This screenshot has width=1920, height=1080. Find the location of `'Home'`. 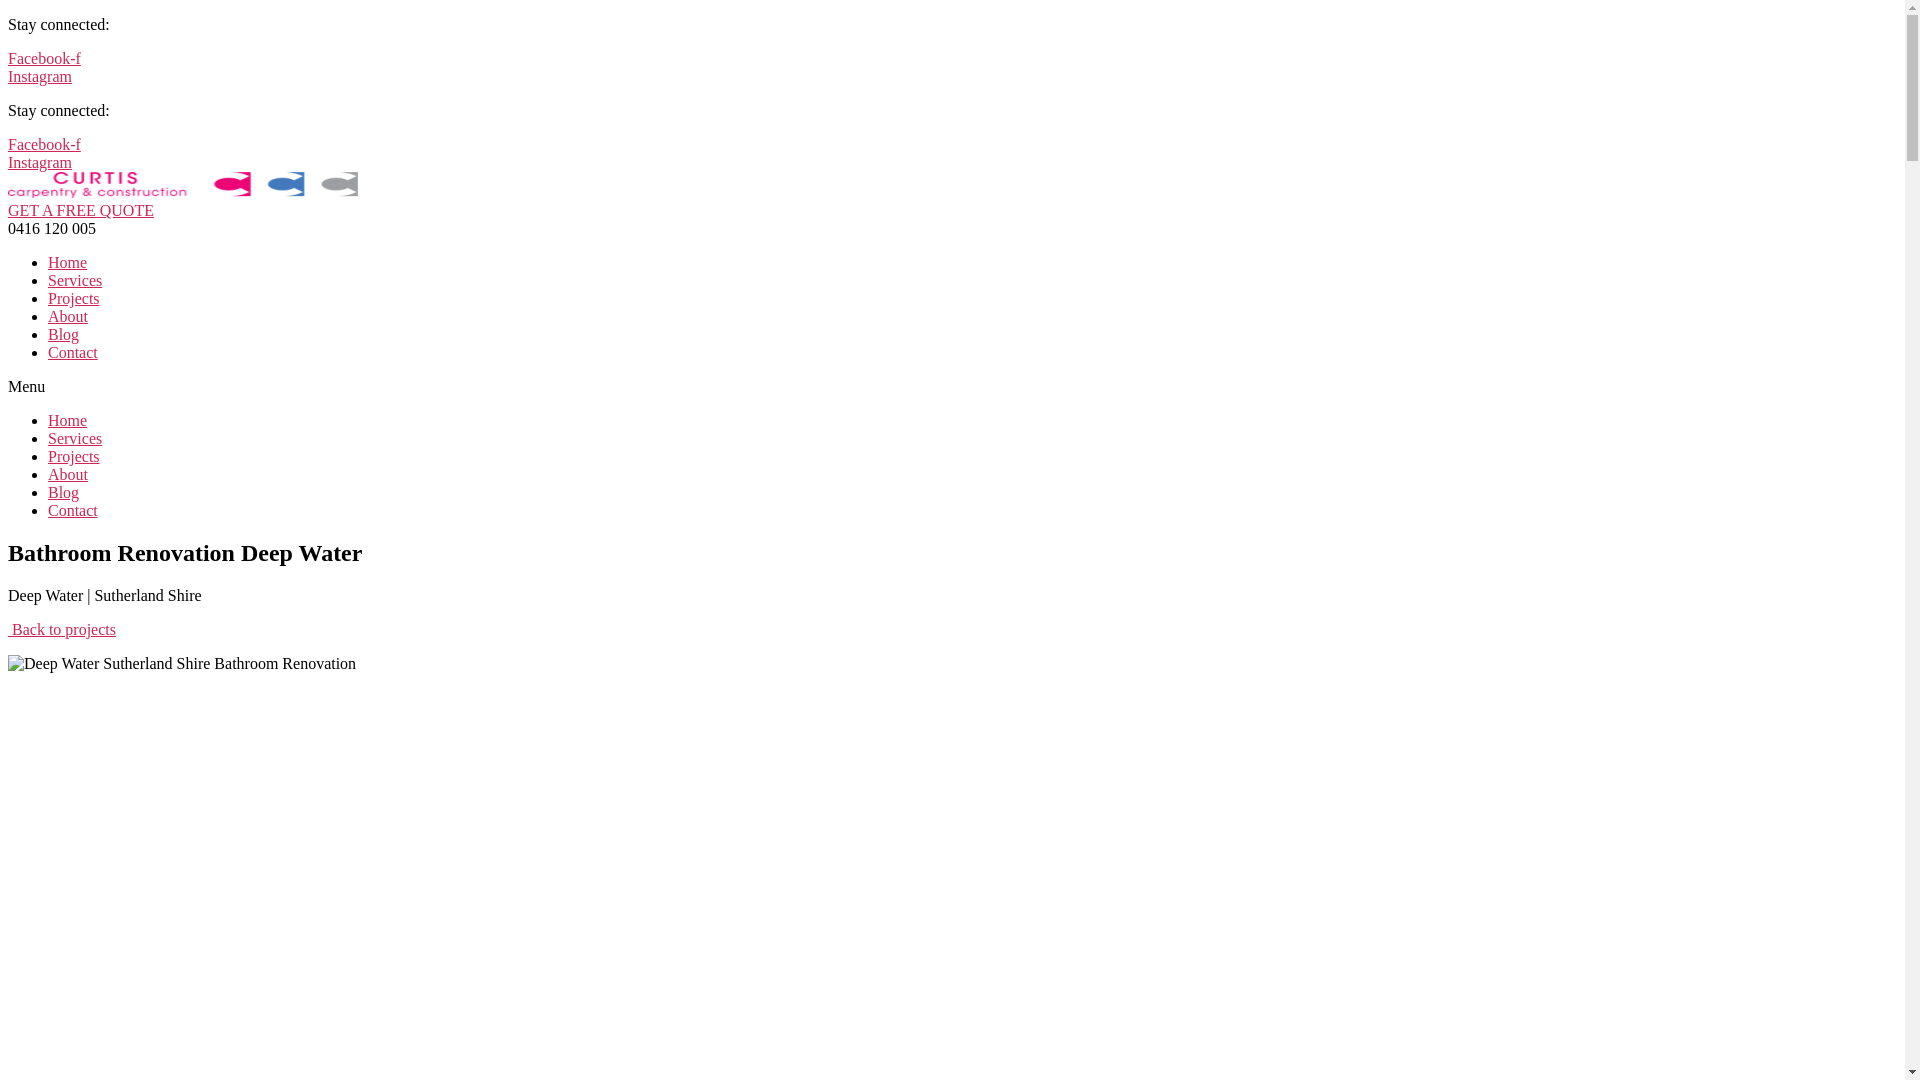

'Home' is located at coordinates (67, 261).